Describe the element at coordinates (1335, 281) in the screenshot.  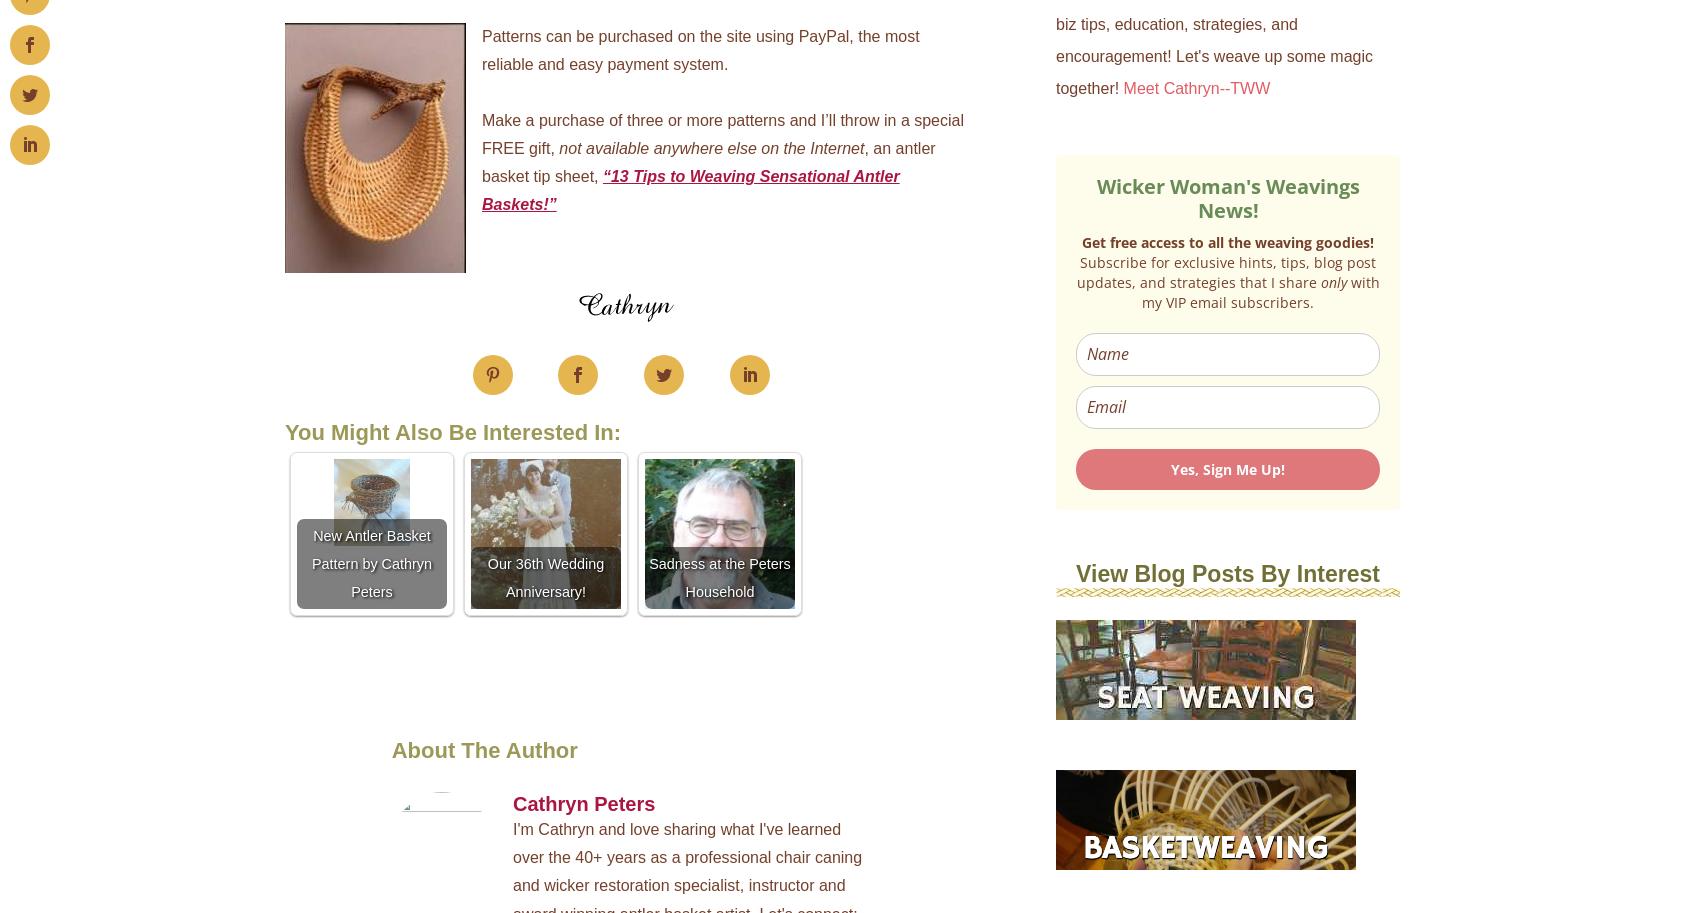
I see `'only'` at that location.